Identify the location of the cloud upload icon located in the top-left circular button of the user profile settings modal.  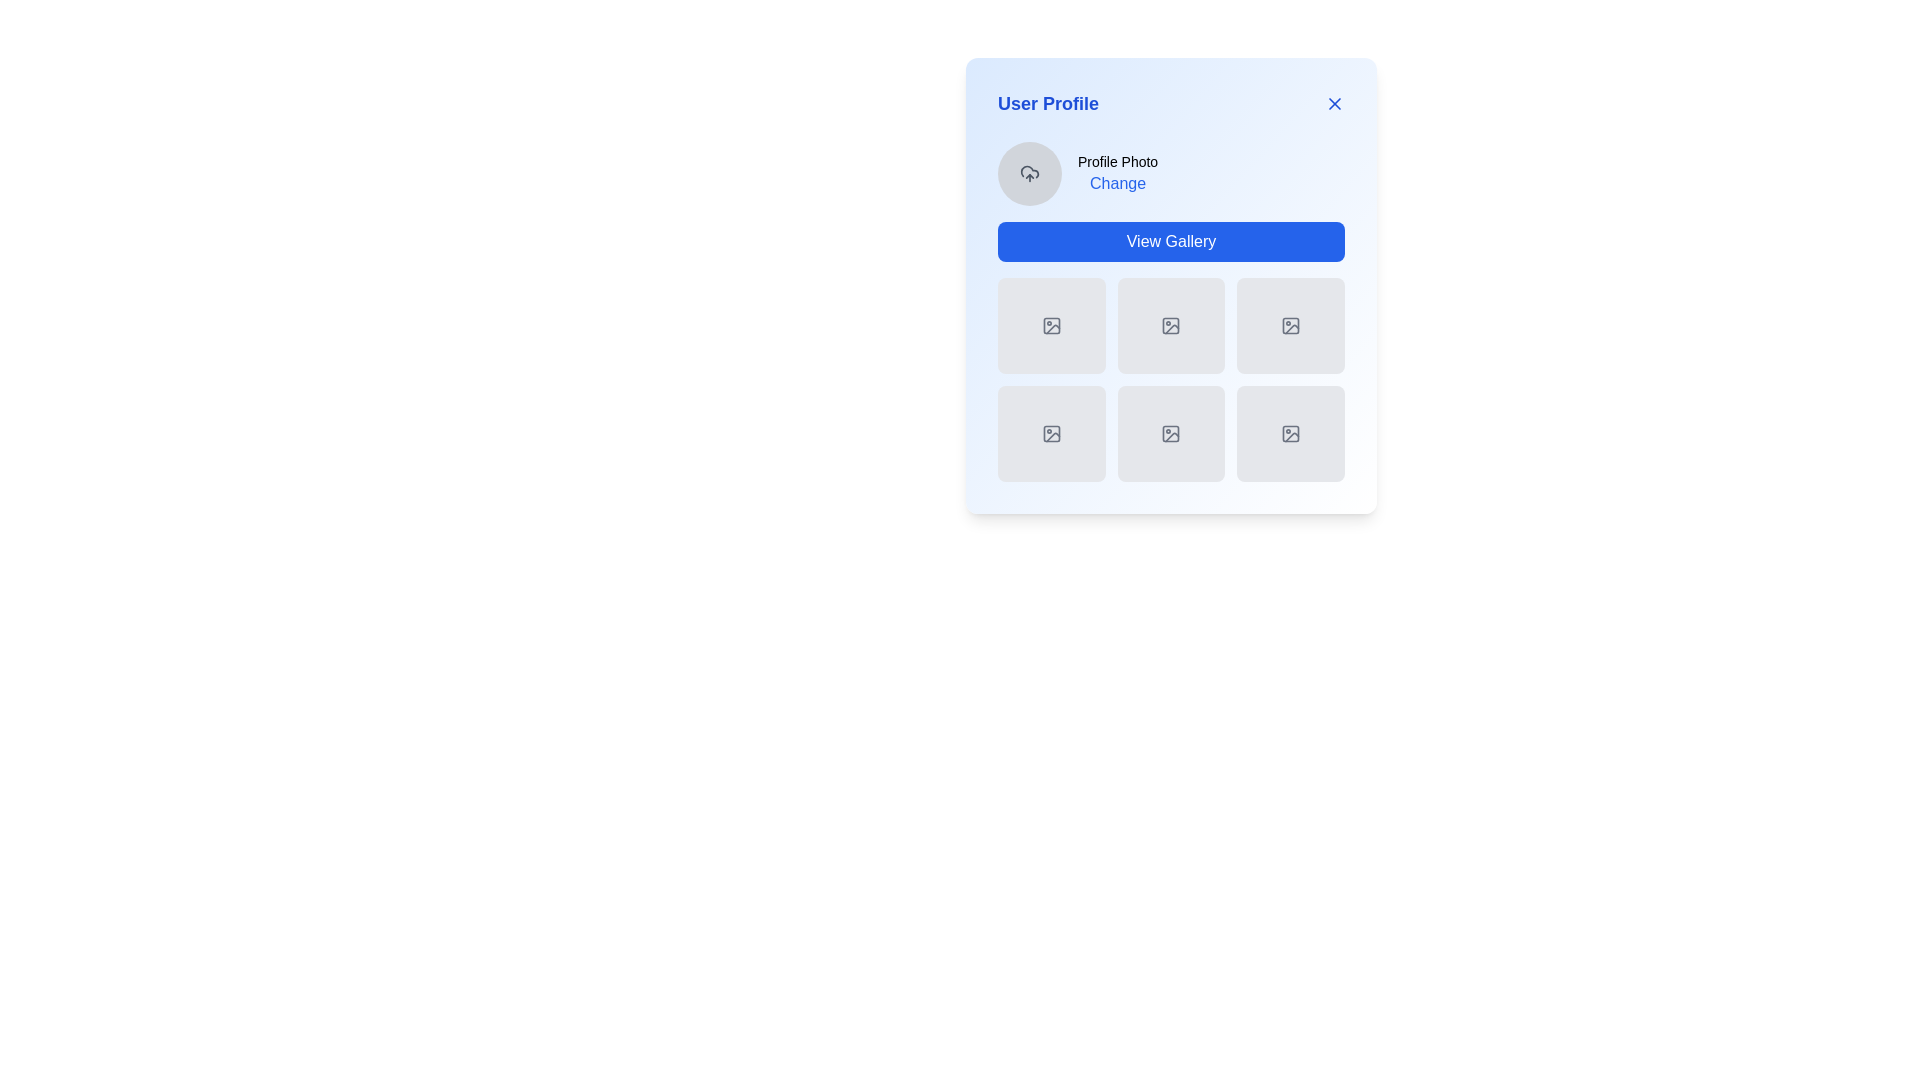
(1030, 172).